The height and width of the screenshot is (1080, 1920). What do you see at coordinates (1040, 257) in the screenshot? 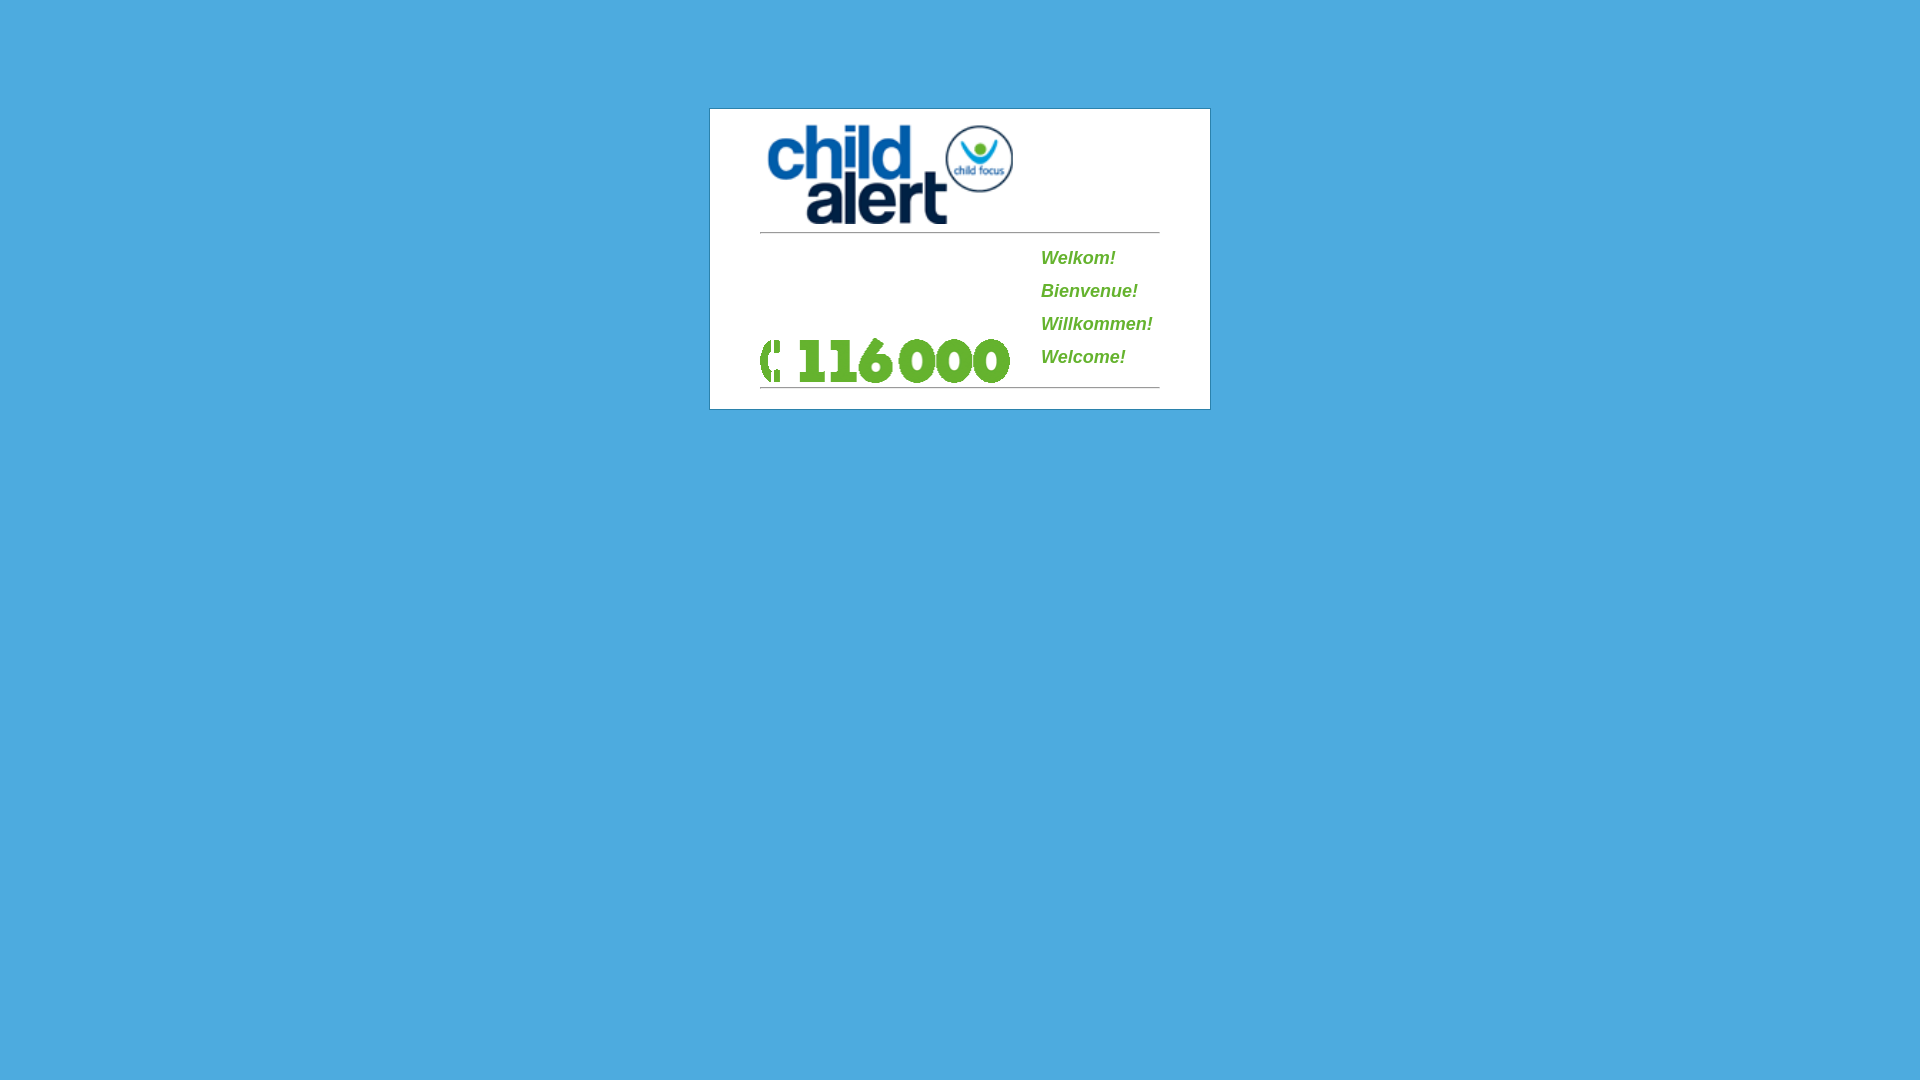
I see `'Welkom!'` at bounding box center [1040, 257].